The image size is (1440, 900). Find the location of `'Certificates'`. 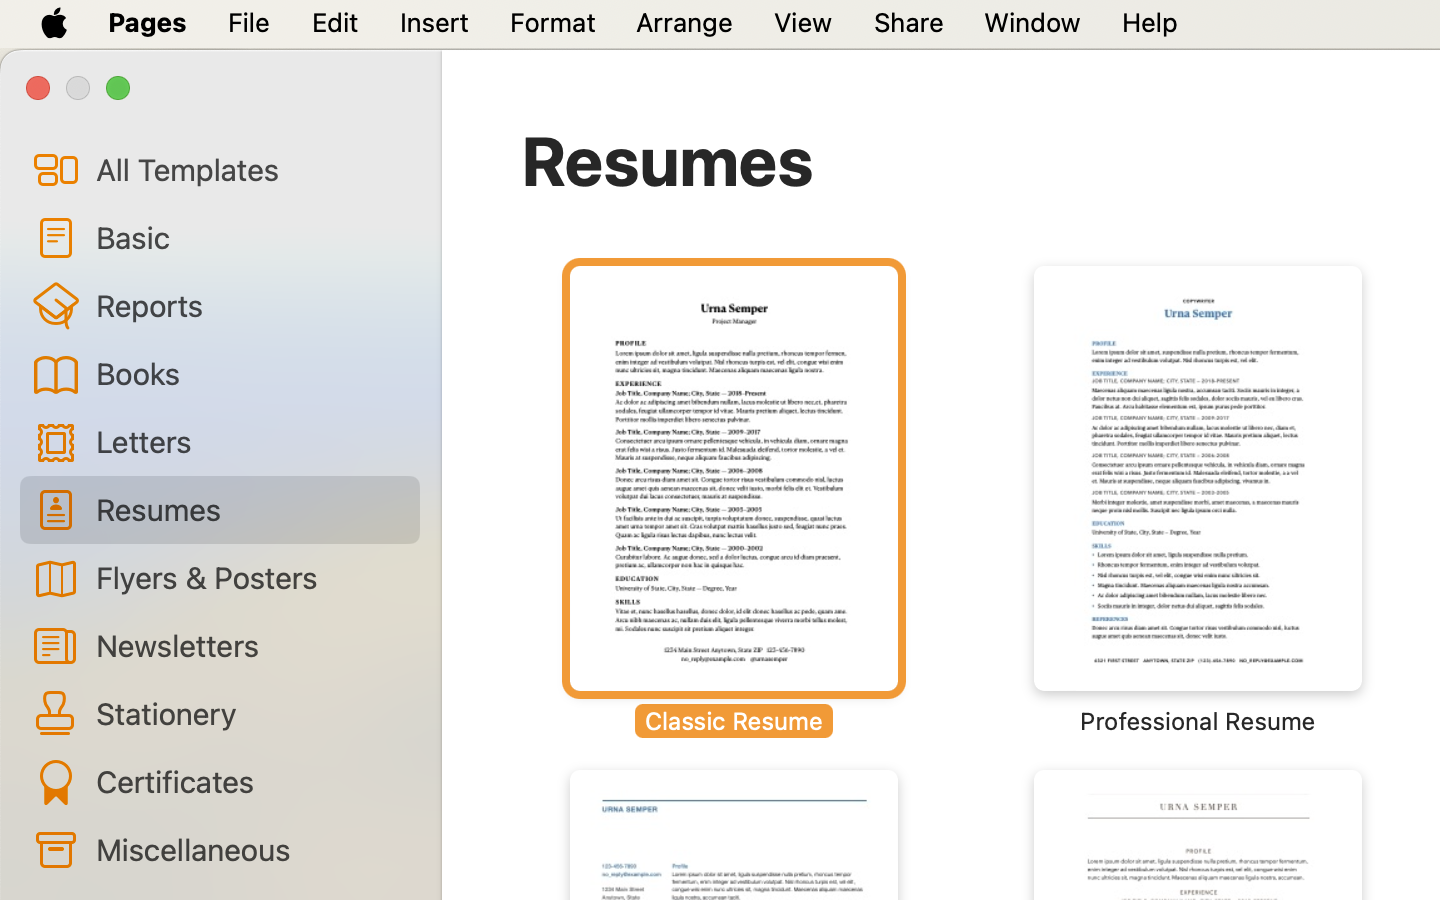

'Certificates' is located at coordinates (248, 780).